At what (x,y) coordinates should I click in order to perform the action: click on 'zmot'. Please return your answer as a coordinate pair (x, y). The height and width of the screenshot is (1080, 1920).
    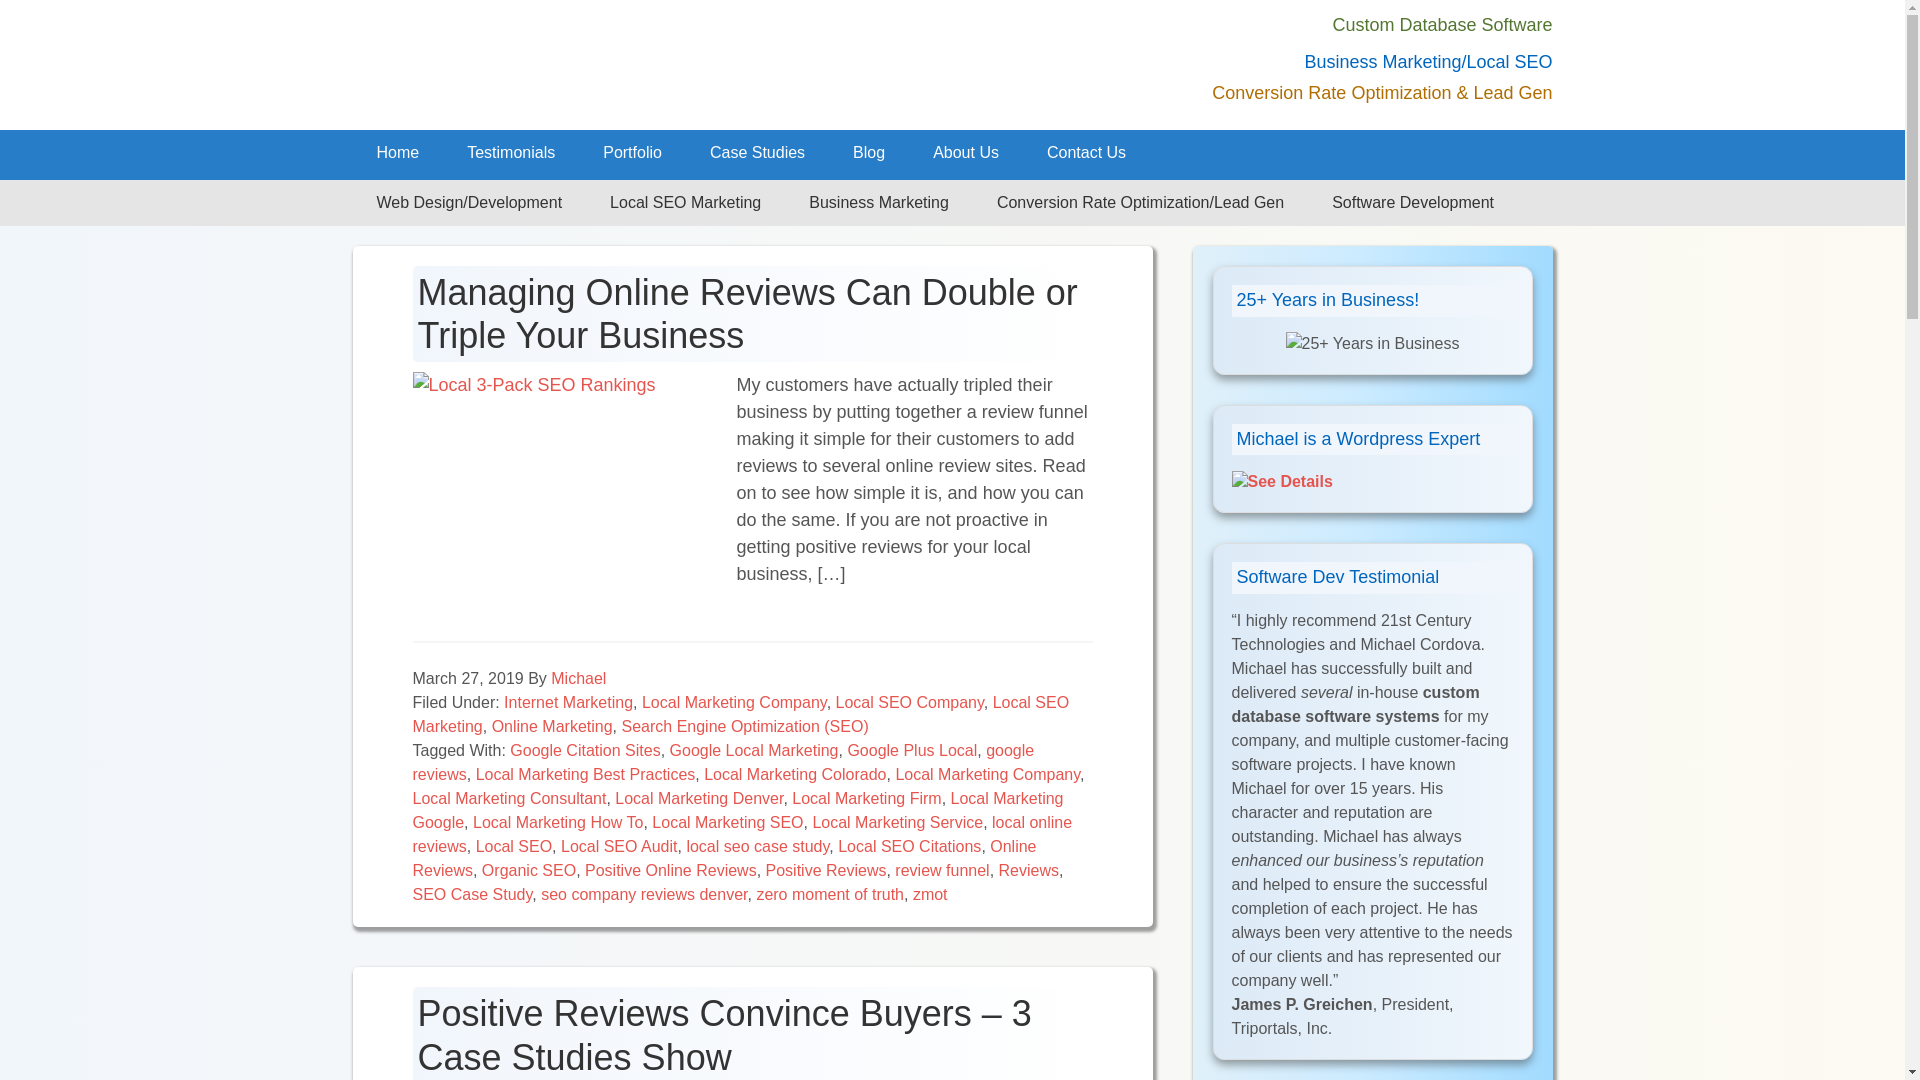
    Looking at the image, I should click on (911, 893).